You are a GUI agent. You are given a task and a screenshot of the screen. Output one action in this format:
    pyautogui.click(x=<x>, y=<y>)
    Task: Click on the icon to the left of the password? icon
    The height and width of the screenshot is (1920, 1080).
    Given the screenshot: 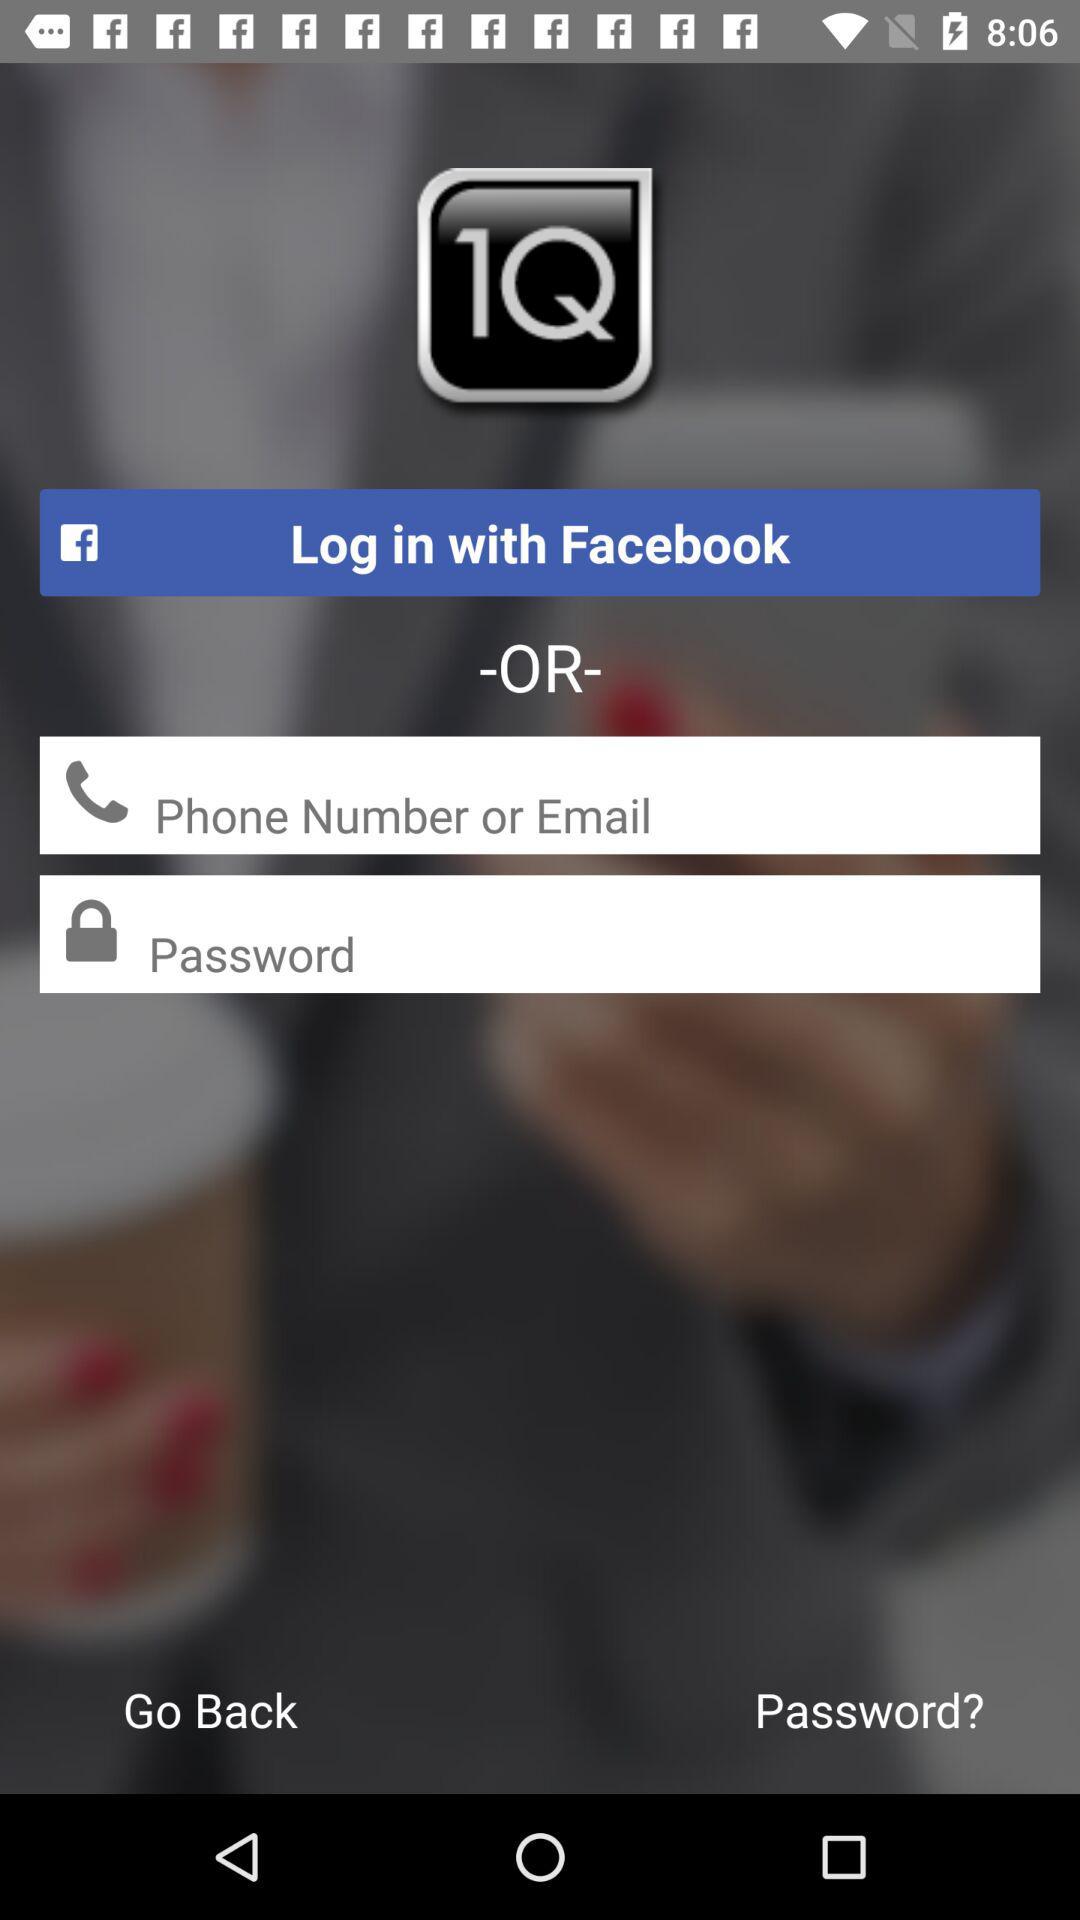 What is the action you would take?
    pyautogui.click(x=210, y=1708)
    